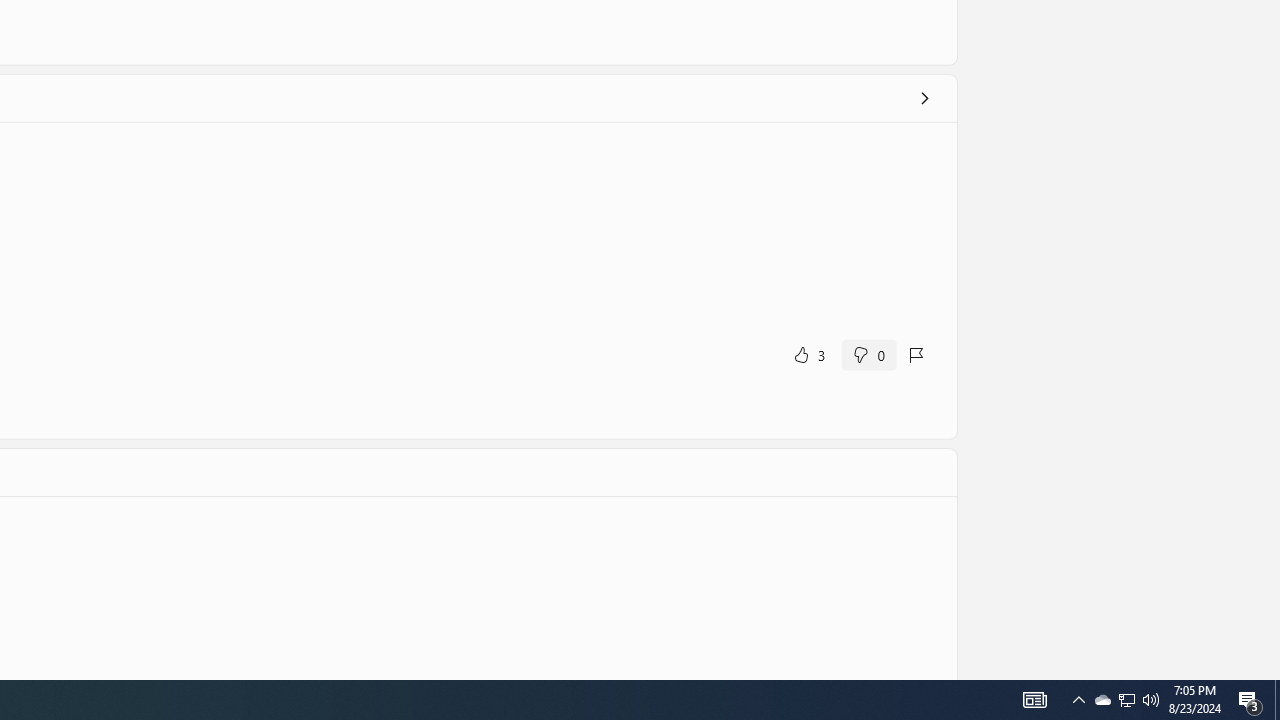 This screenshot has width=1280, height=720. I want to click on 'Report review', so click(916, 353).